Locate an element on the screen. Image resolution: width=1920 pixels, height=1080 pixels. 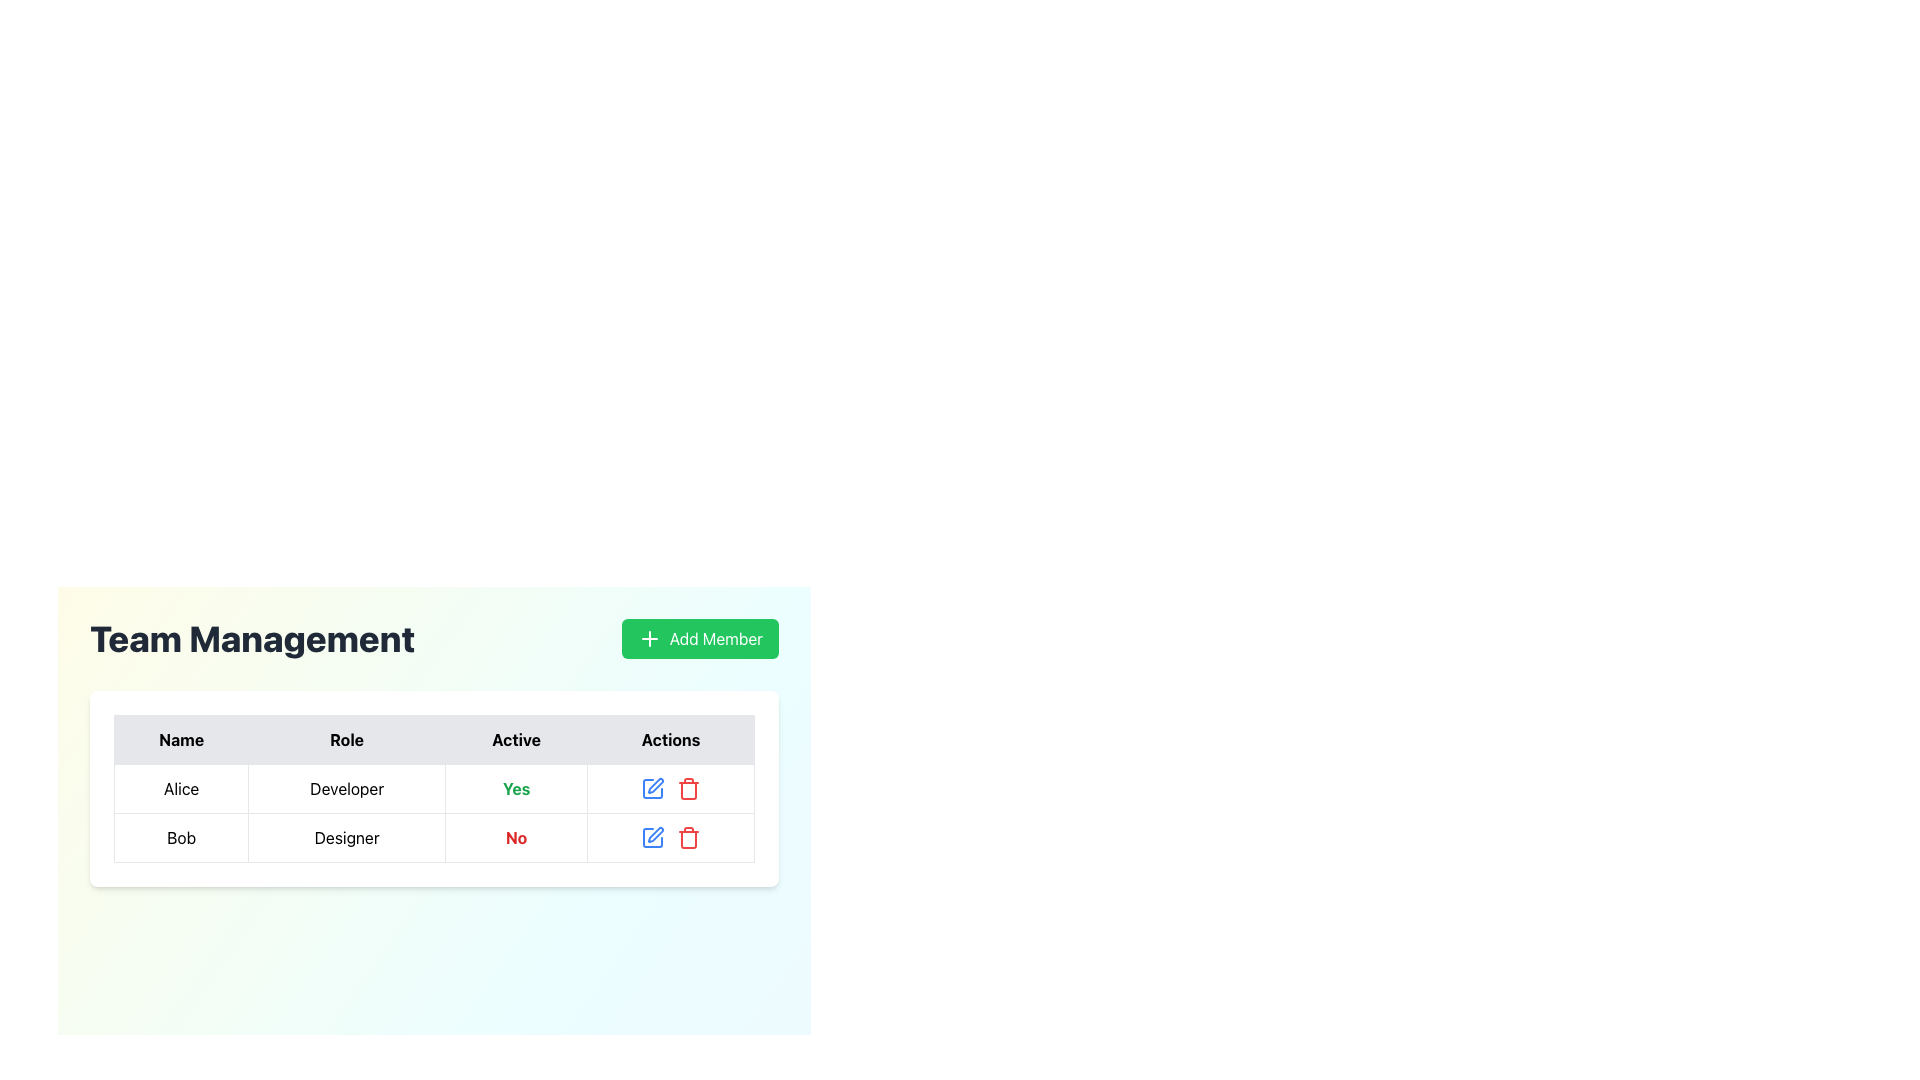
the edit icon with a blue outline located in the 'Actions' column of the second row in the Team Management interface is located at coordinates (656, 834).